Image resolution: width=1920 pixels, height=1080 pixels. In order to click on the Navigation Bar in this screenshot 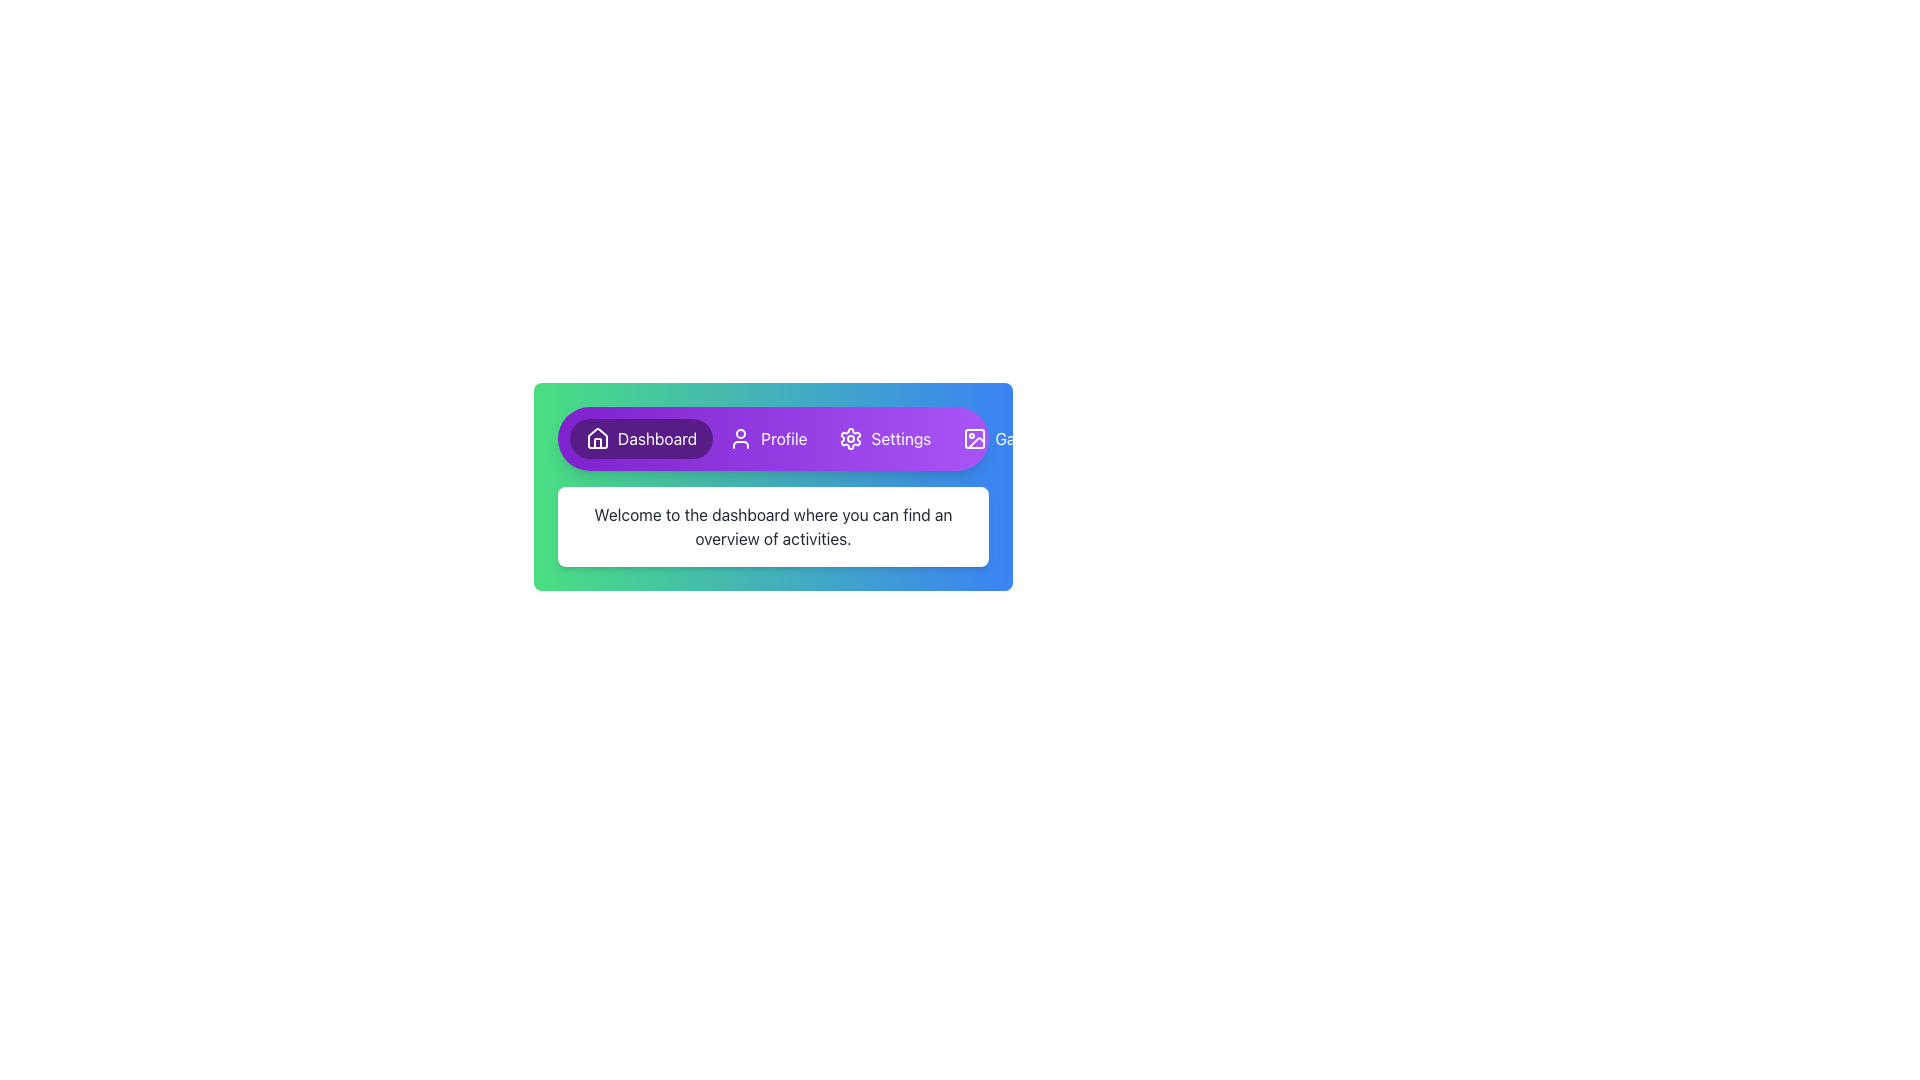, I will do `click(772, 438)`.